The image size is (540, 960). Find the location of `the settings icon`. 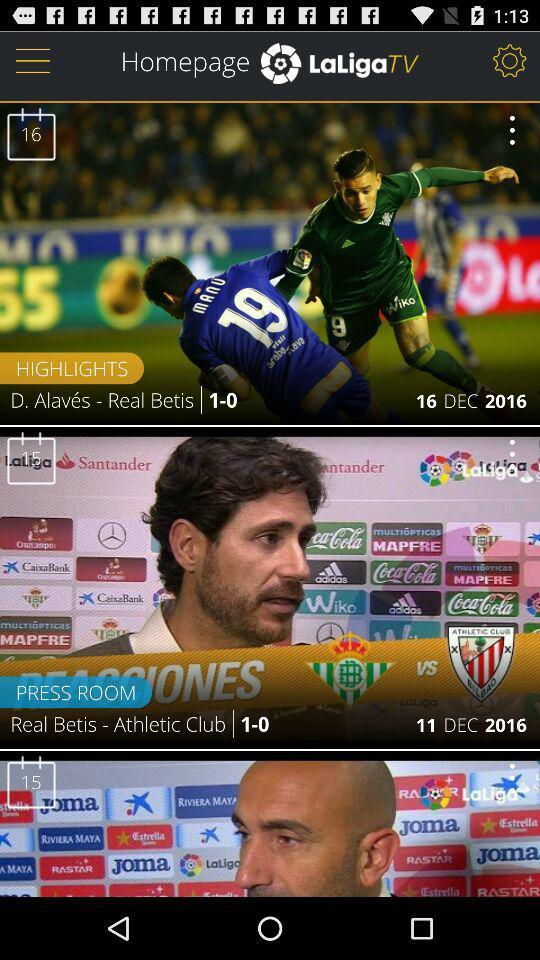

the settings icon is located at coordinates (509, 65).